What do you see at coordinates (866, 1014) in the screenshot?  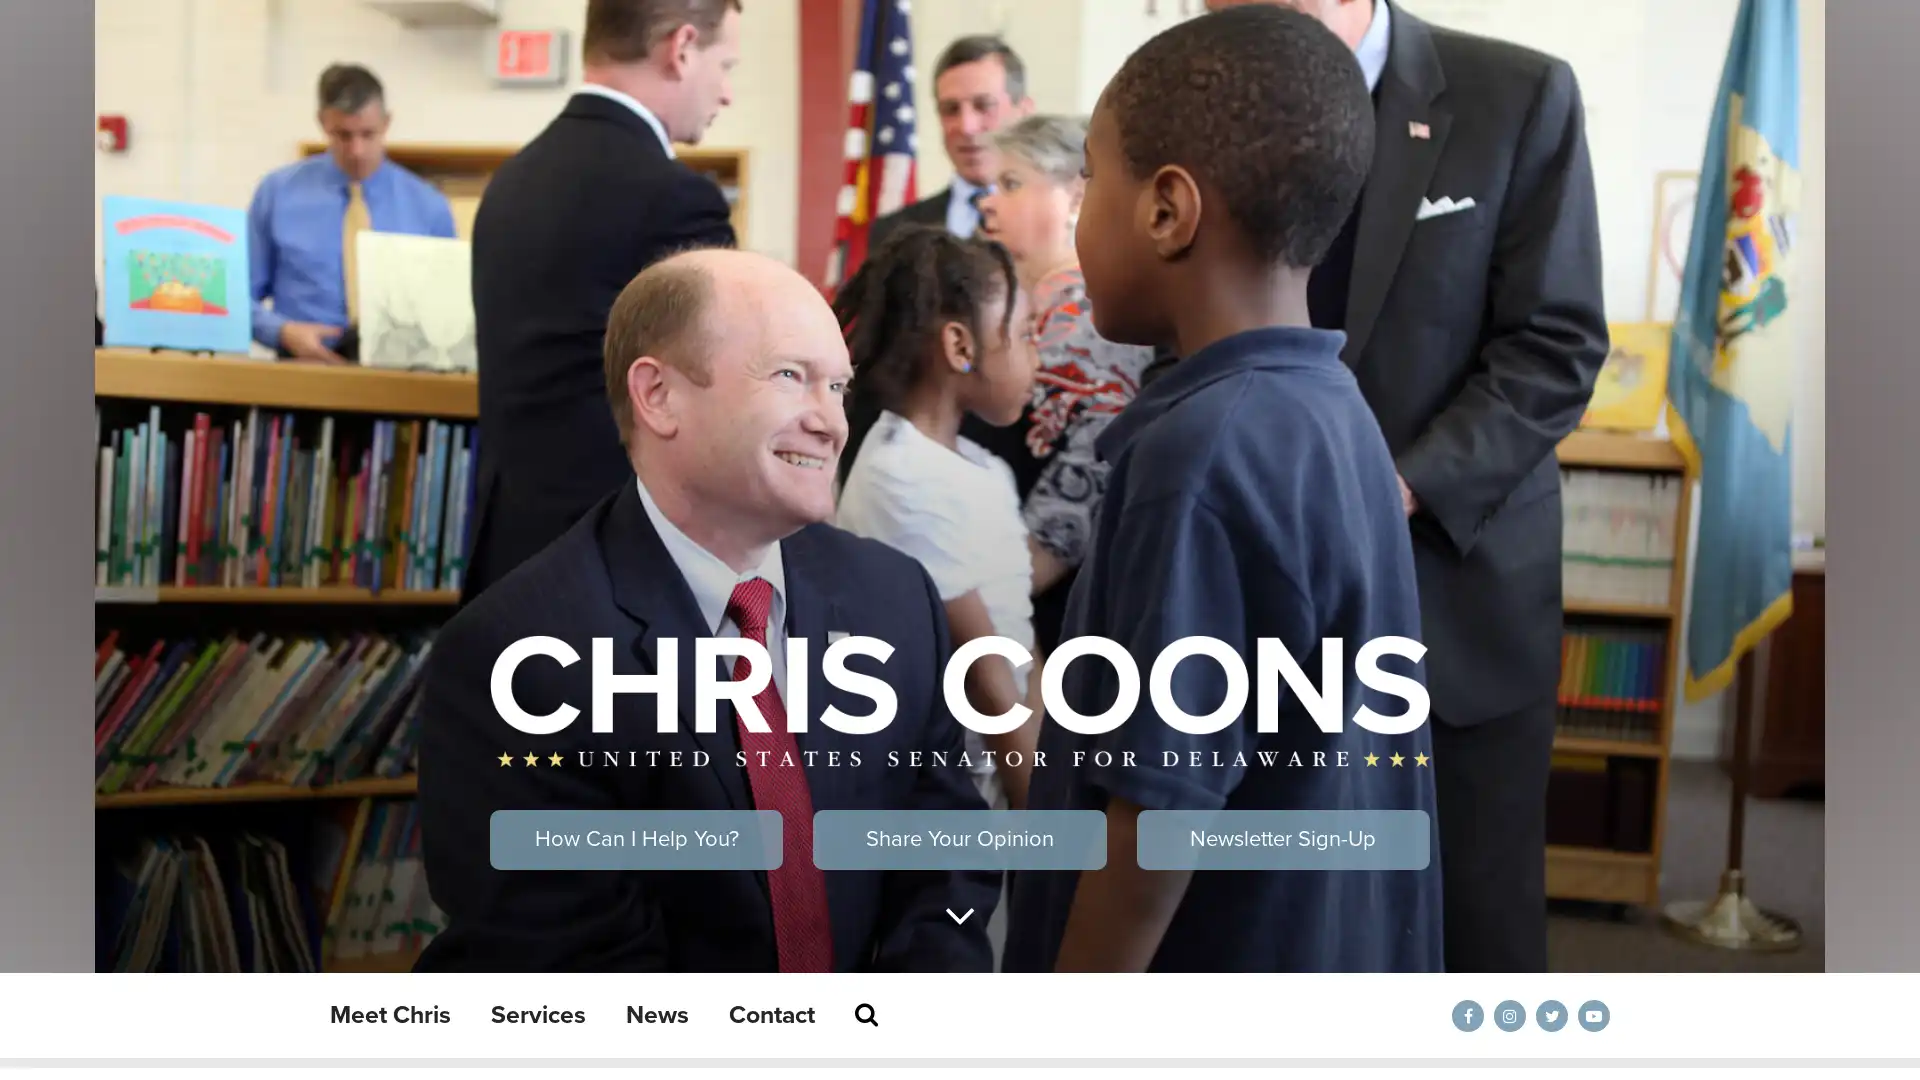 I see `Search` at bounding box center [866, 1014].